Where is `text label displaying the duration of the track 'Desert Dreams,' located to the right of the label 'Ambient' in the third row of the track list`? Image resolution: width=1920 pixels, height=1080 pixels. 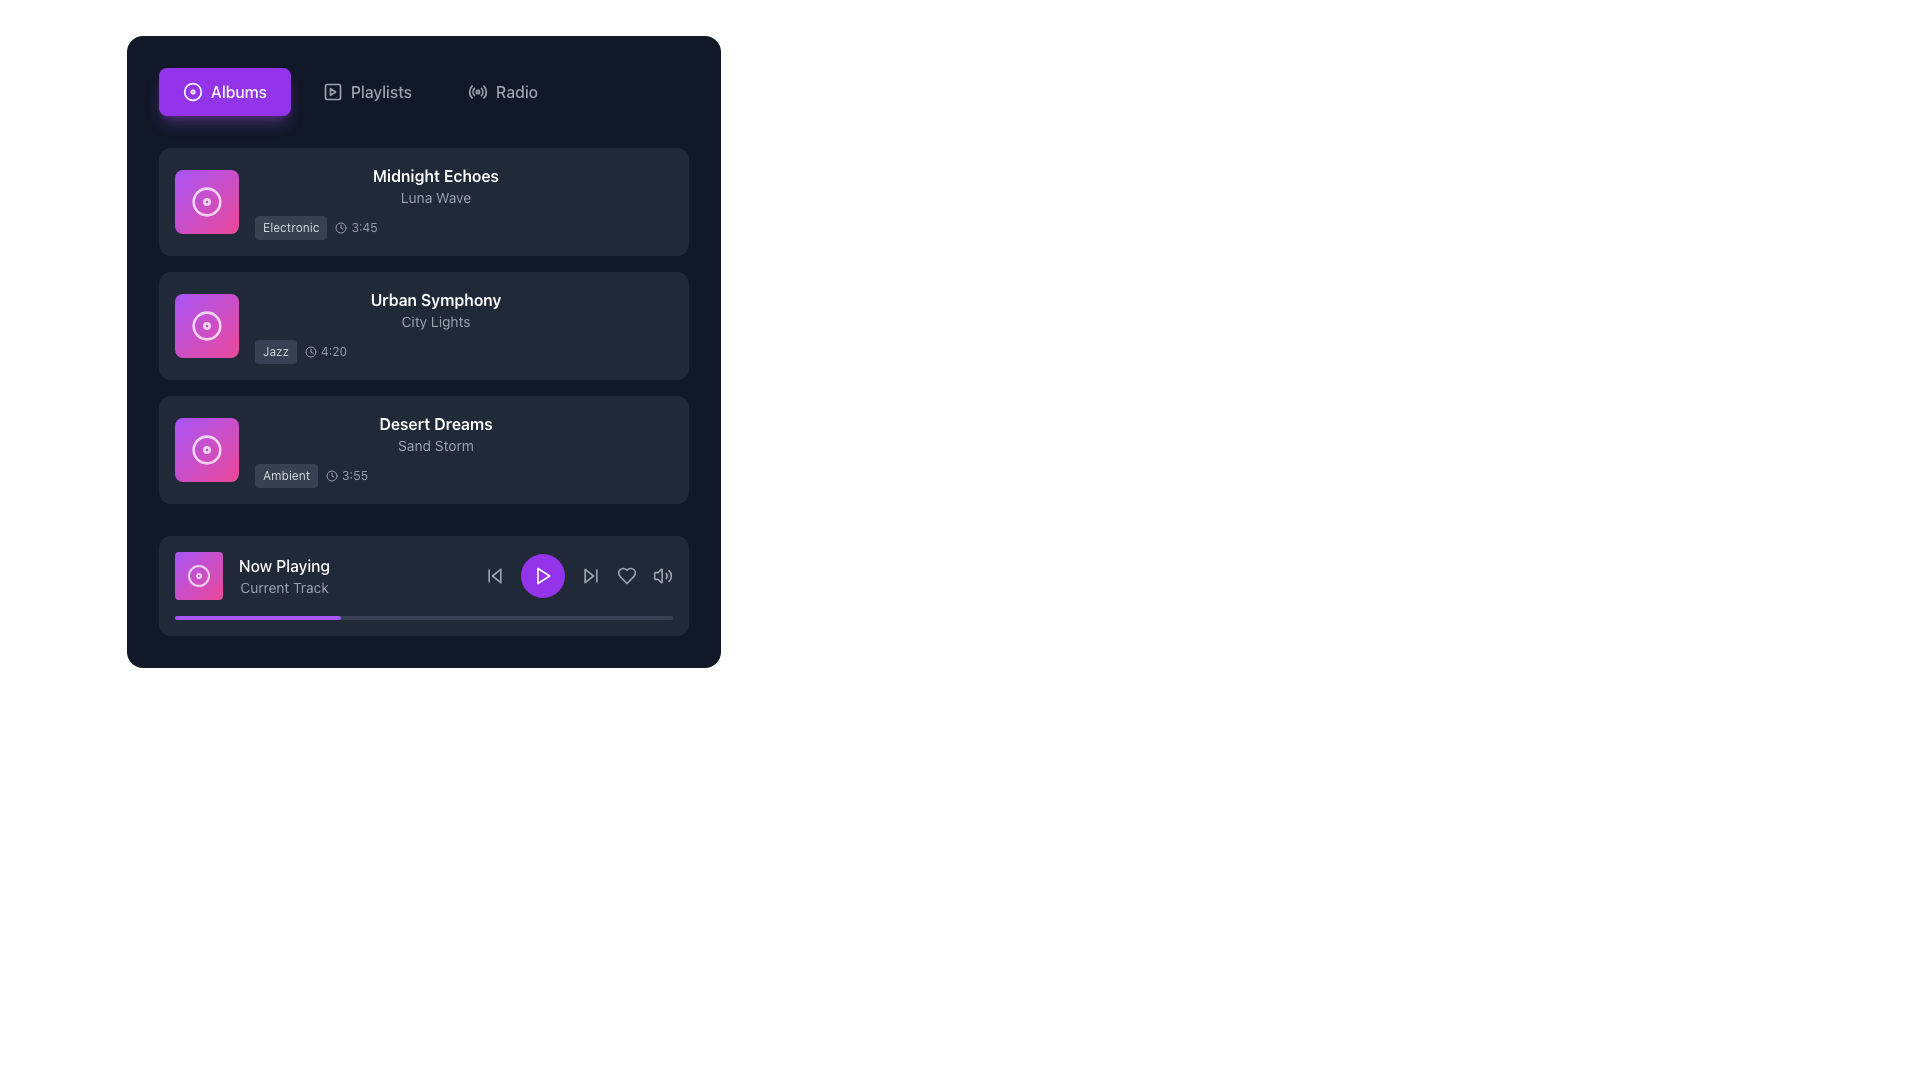 text label displaying the duration of the track 'Desert Dreams,' located to the right of the label 'Ambient' in the third row of the track list is located at coordinates (347, 475).